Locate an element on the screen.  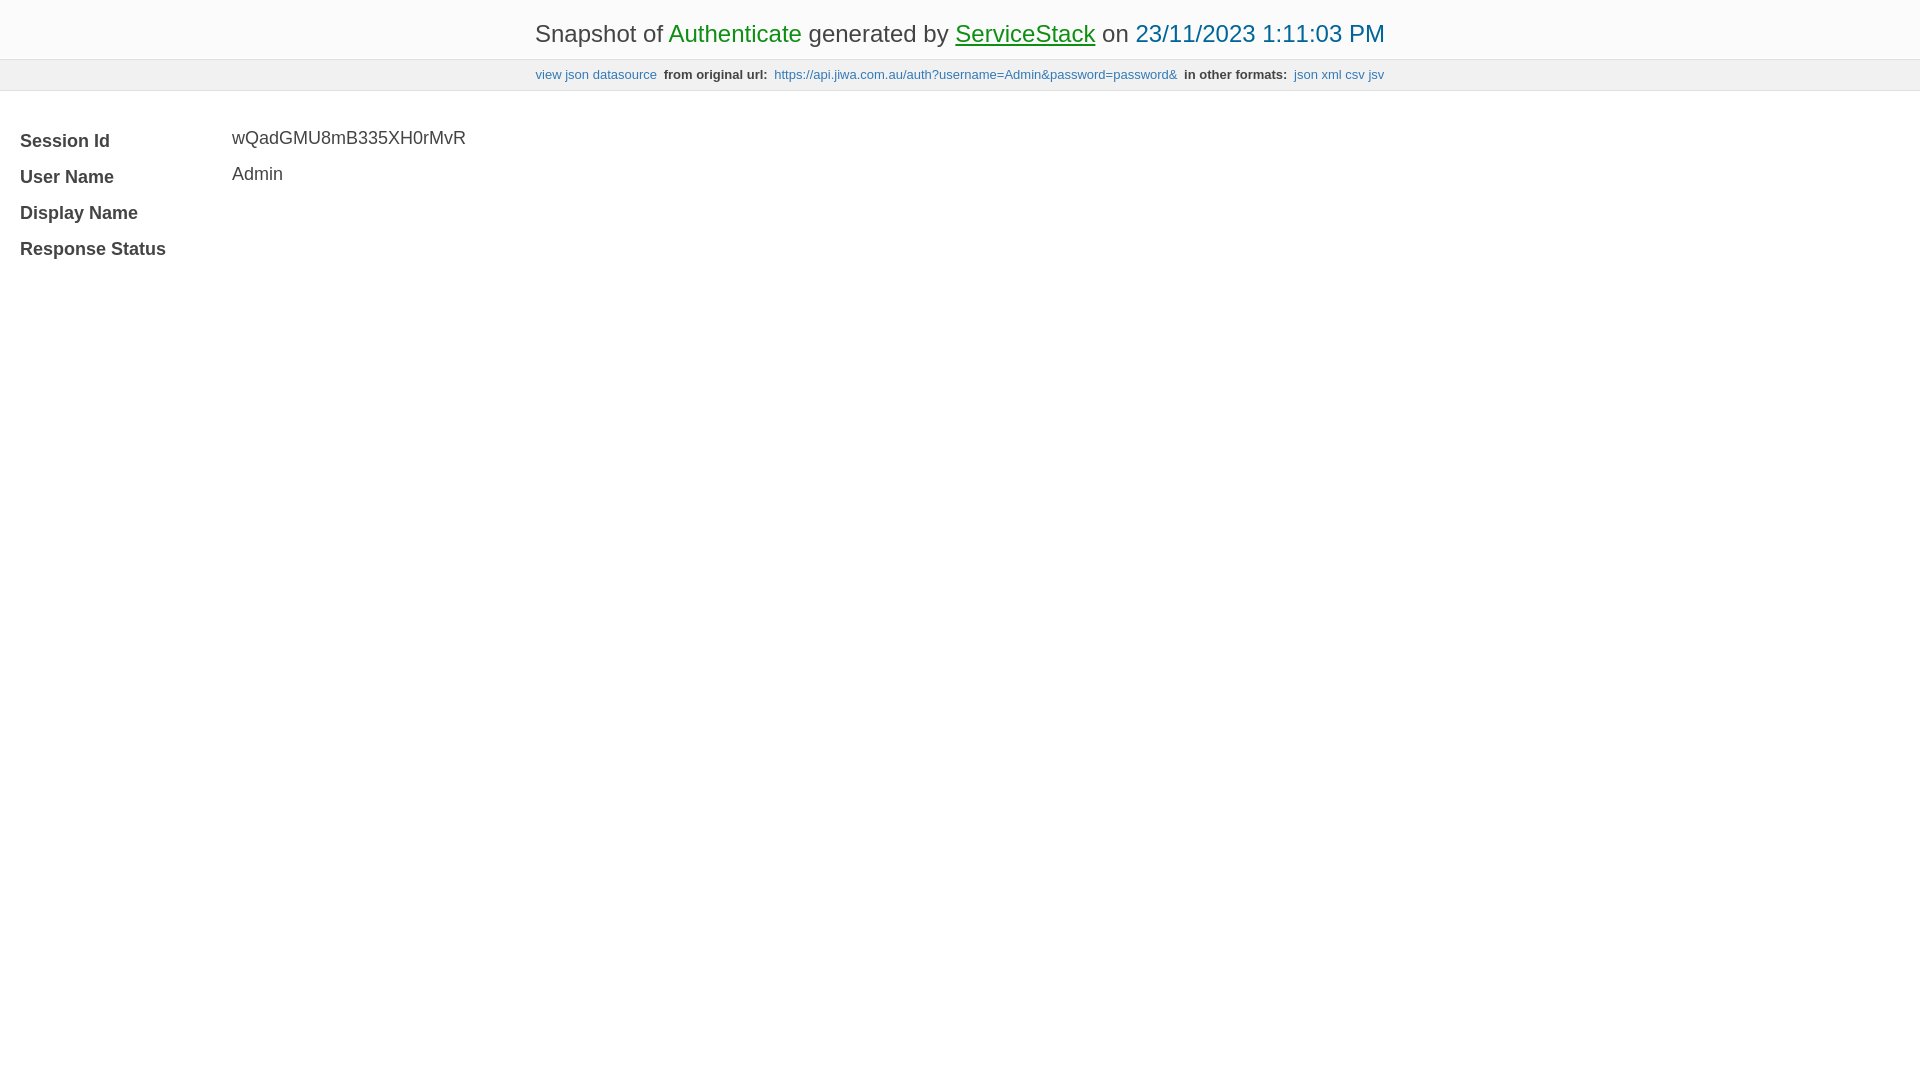
'xml' is located at coordinates (1321, 73).